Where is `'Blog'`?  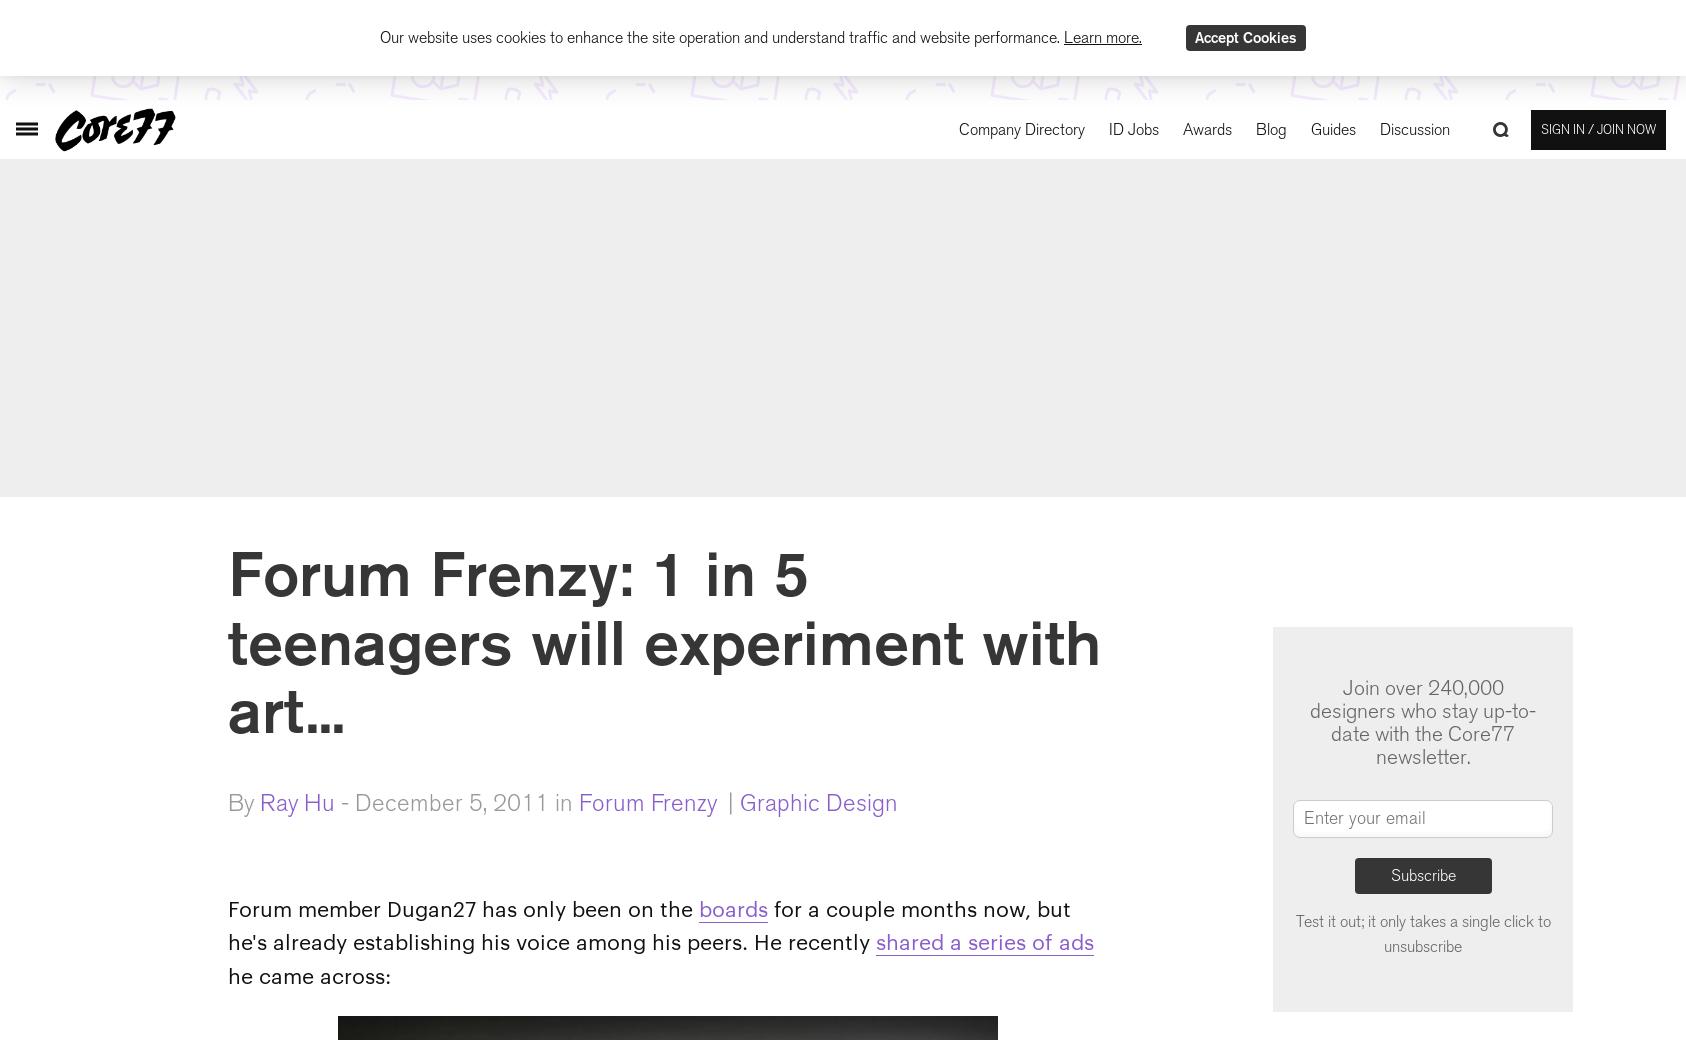 'Blog' is located at coordinates (1271, 128).